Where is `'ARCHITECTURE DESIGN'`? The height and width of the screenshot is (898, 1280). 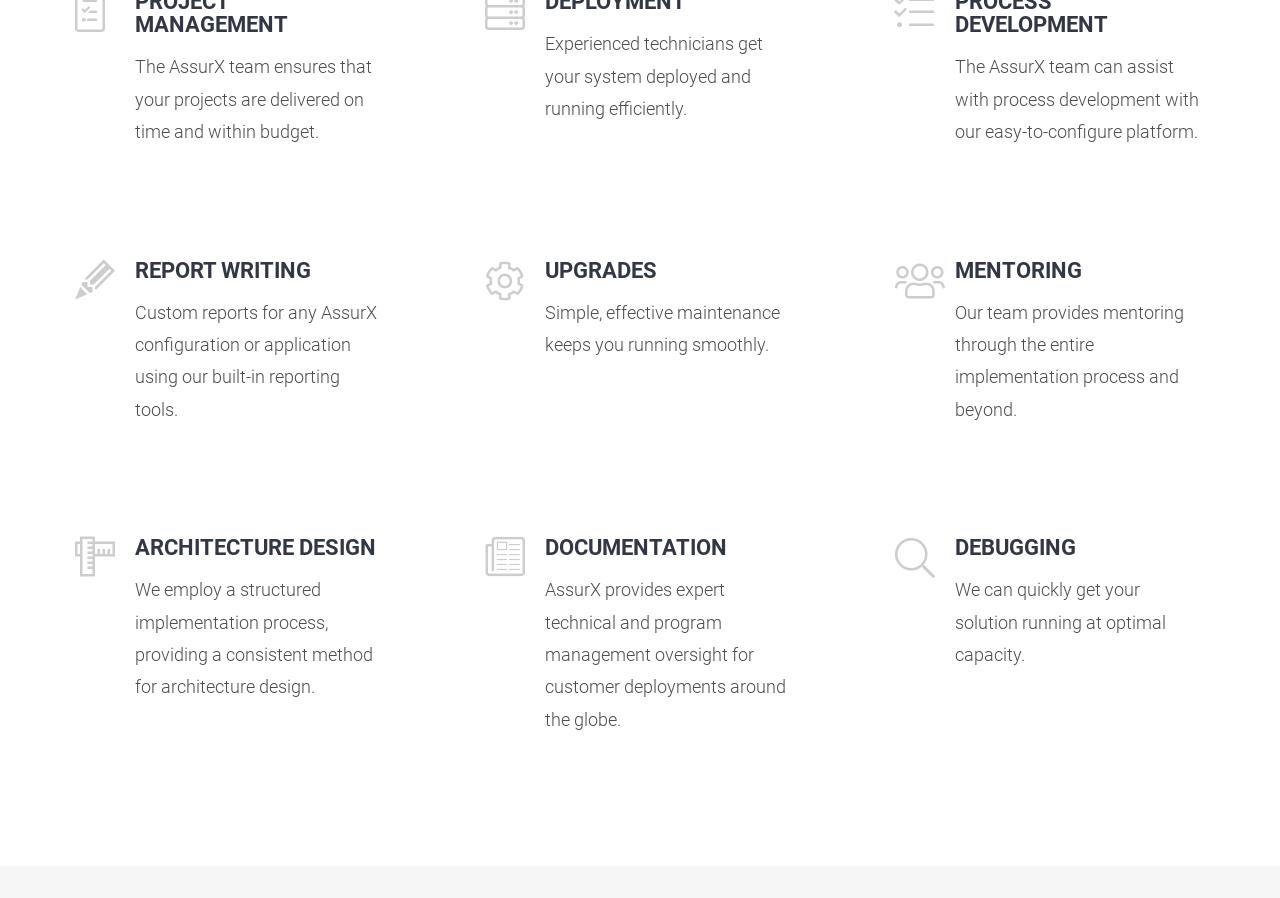
'ARCHITECTURE DESIGN' is located at coordinates (253, 546).